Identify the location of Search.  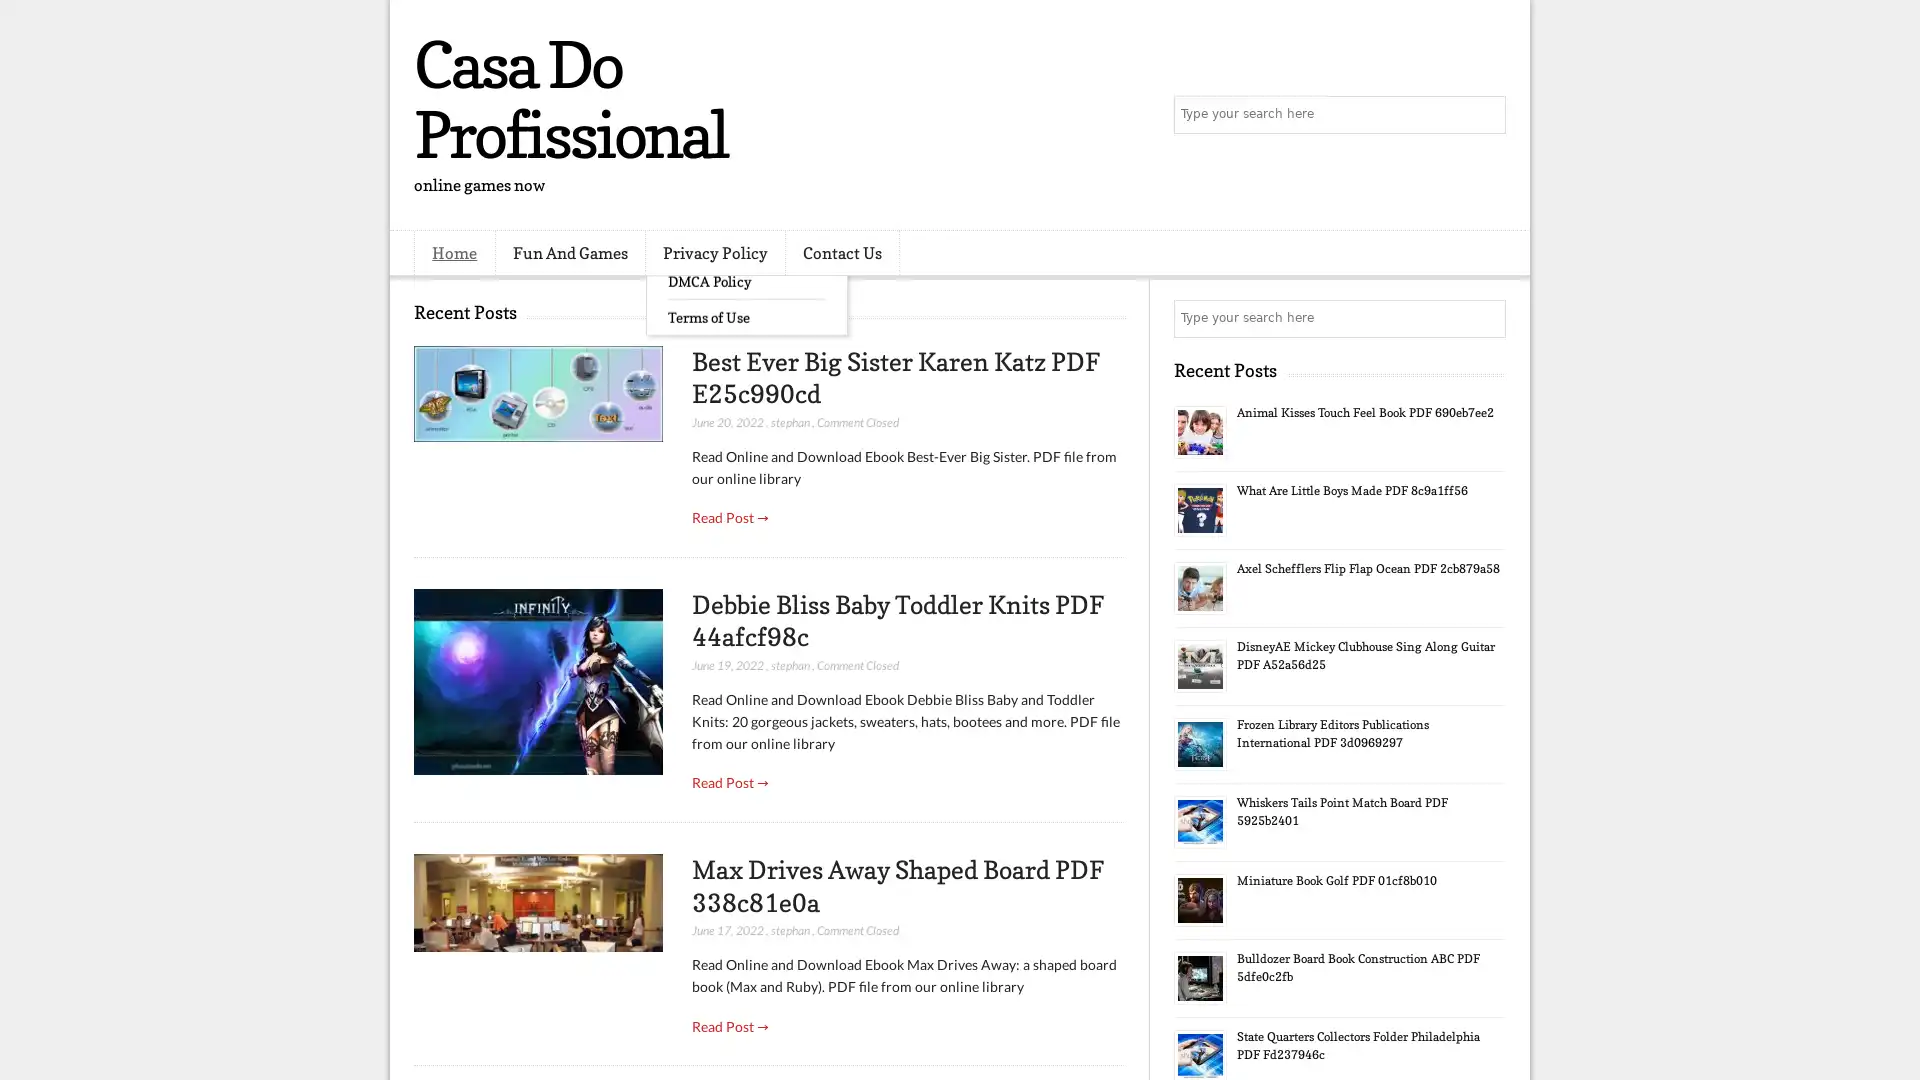
(1485, 115).